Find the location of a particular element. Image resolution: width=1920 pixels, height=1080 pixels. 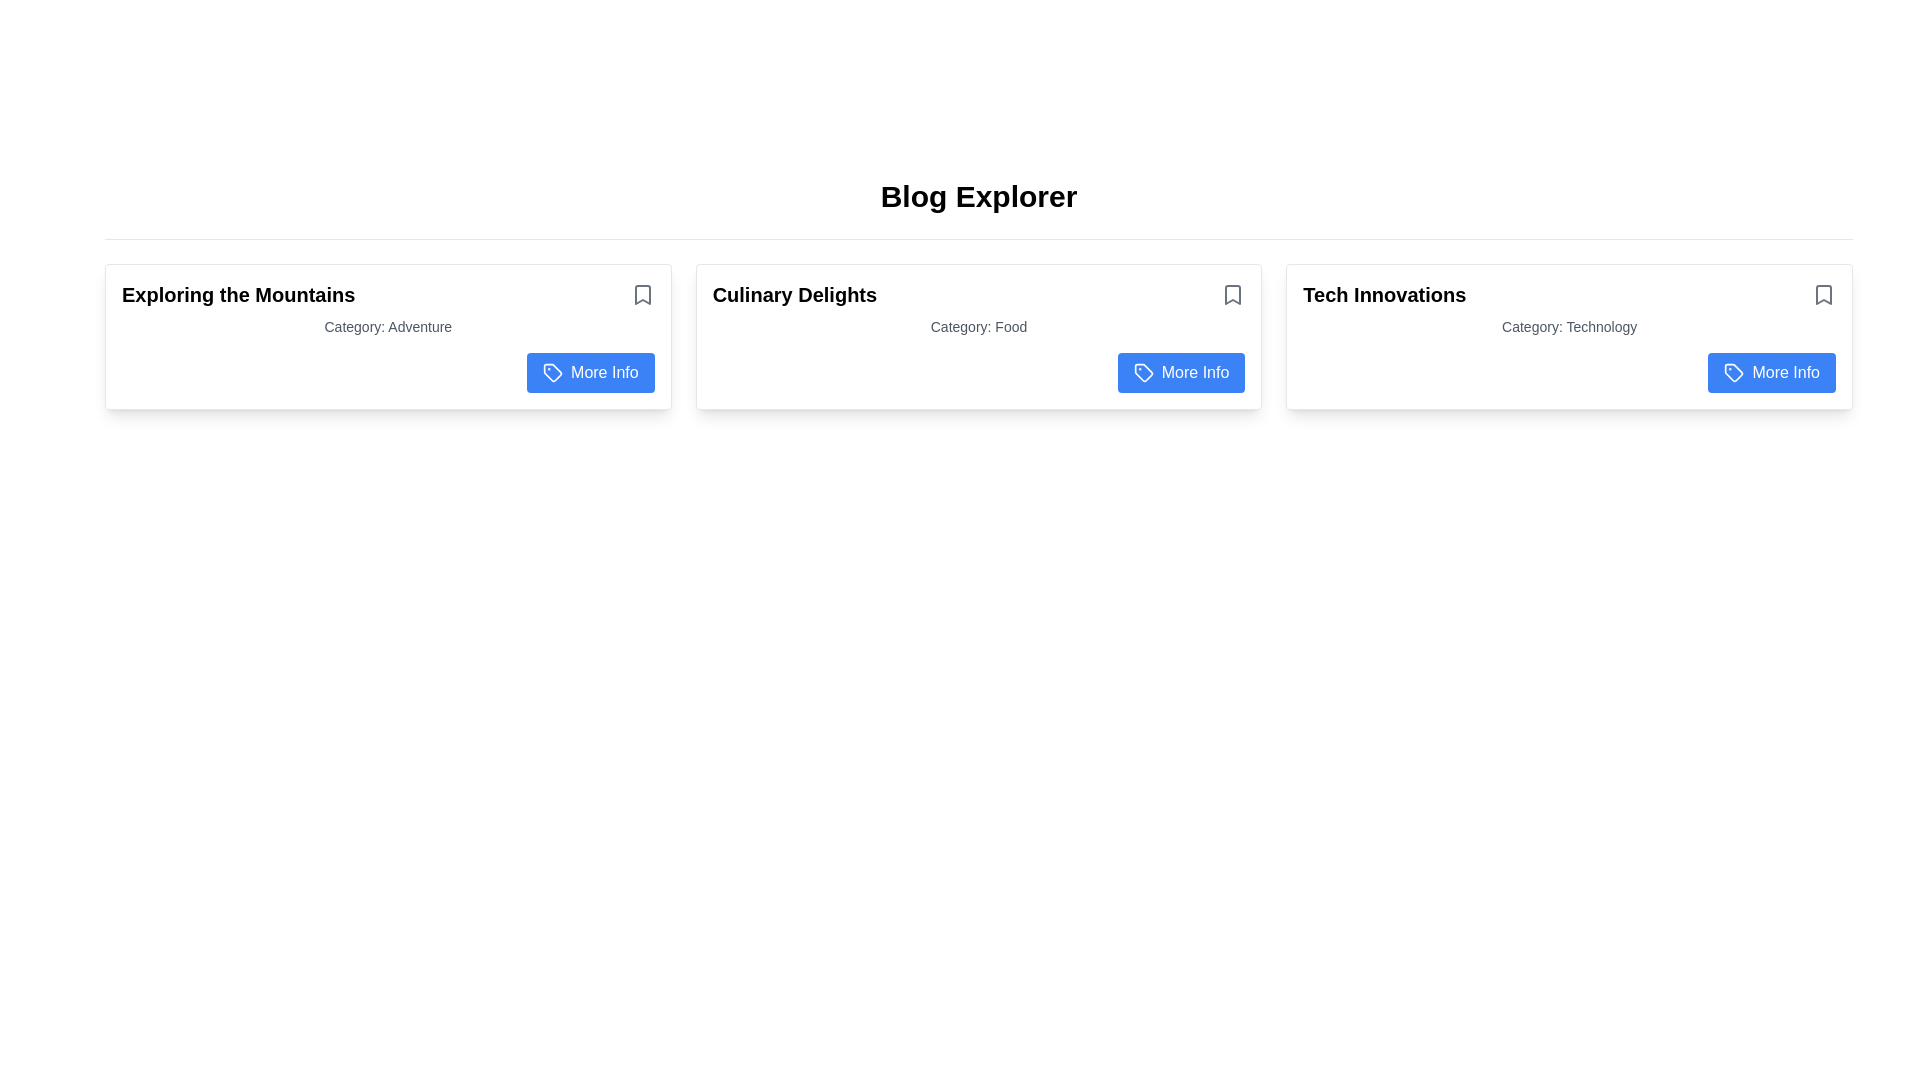

the tag-shaped SVG icon with a blue background that is part of the 'More Info' button in the second blog card titled 'Culinary Delights' is located at coordinates (553, 373).